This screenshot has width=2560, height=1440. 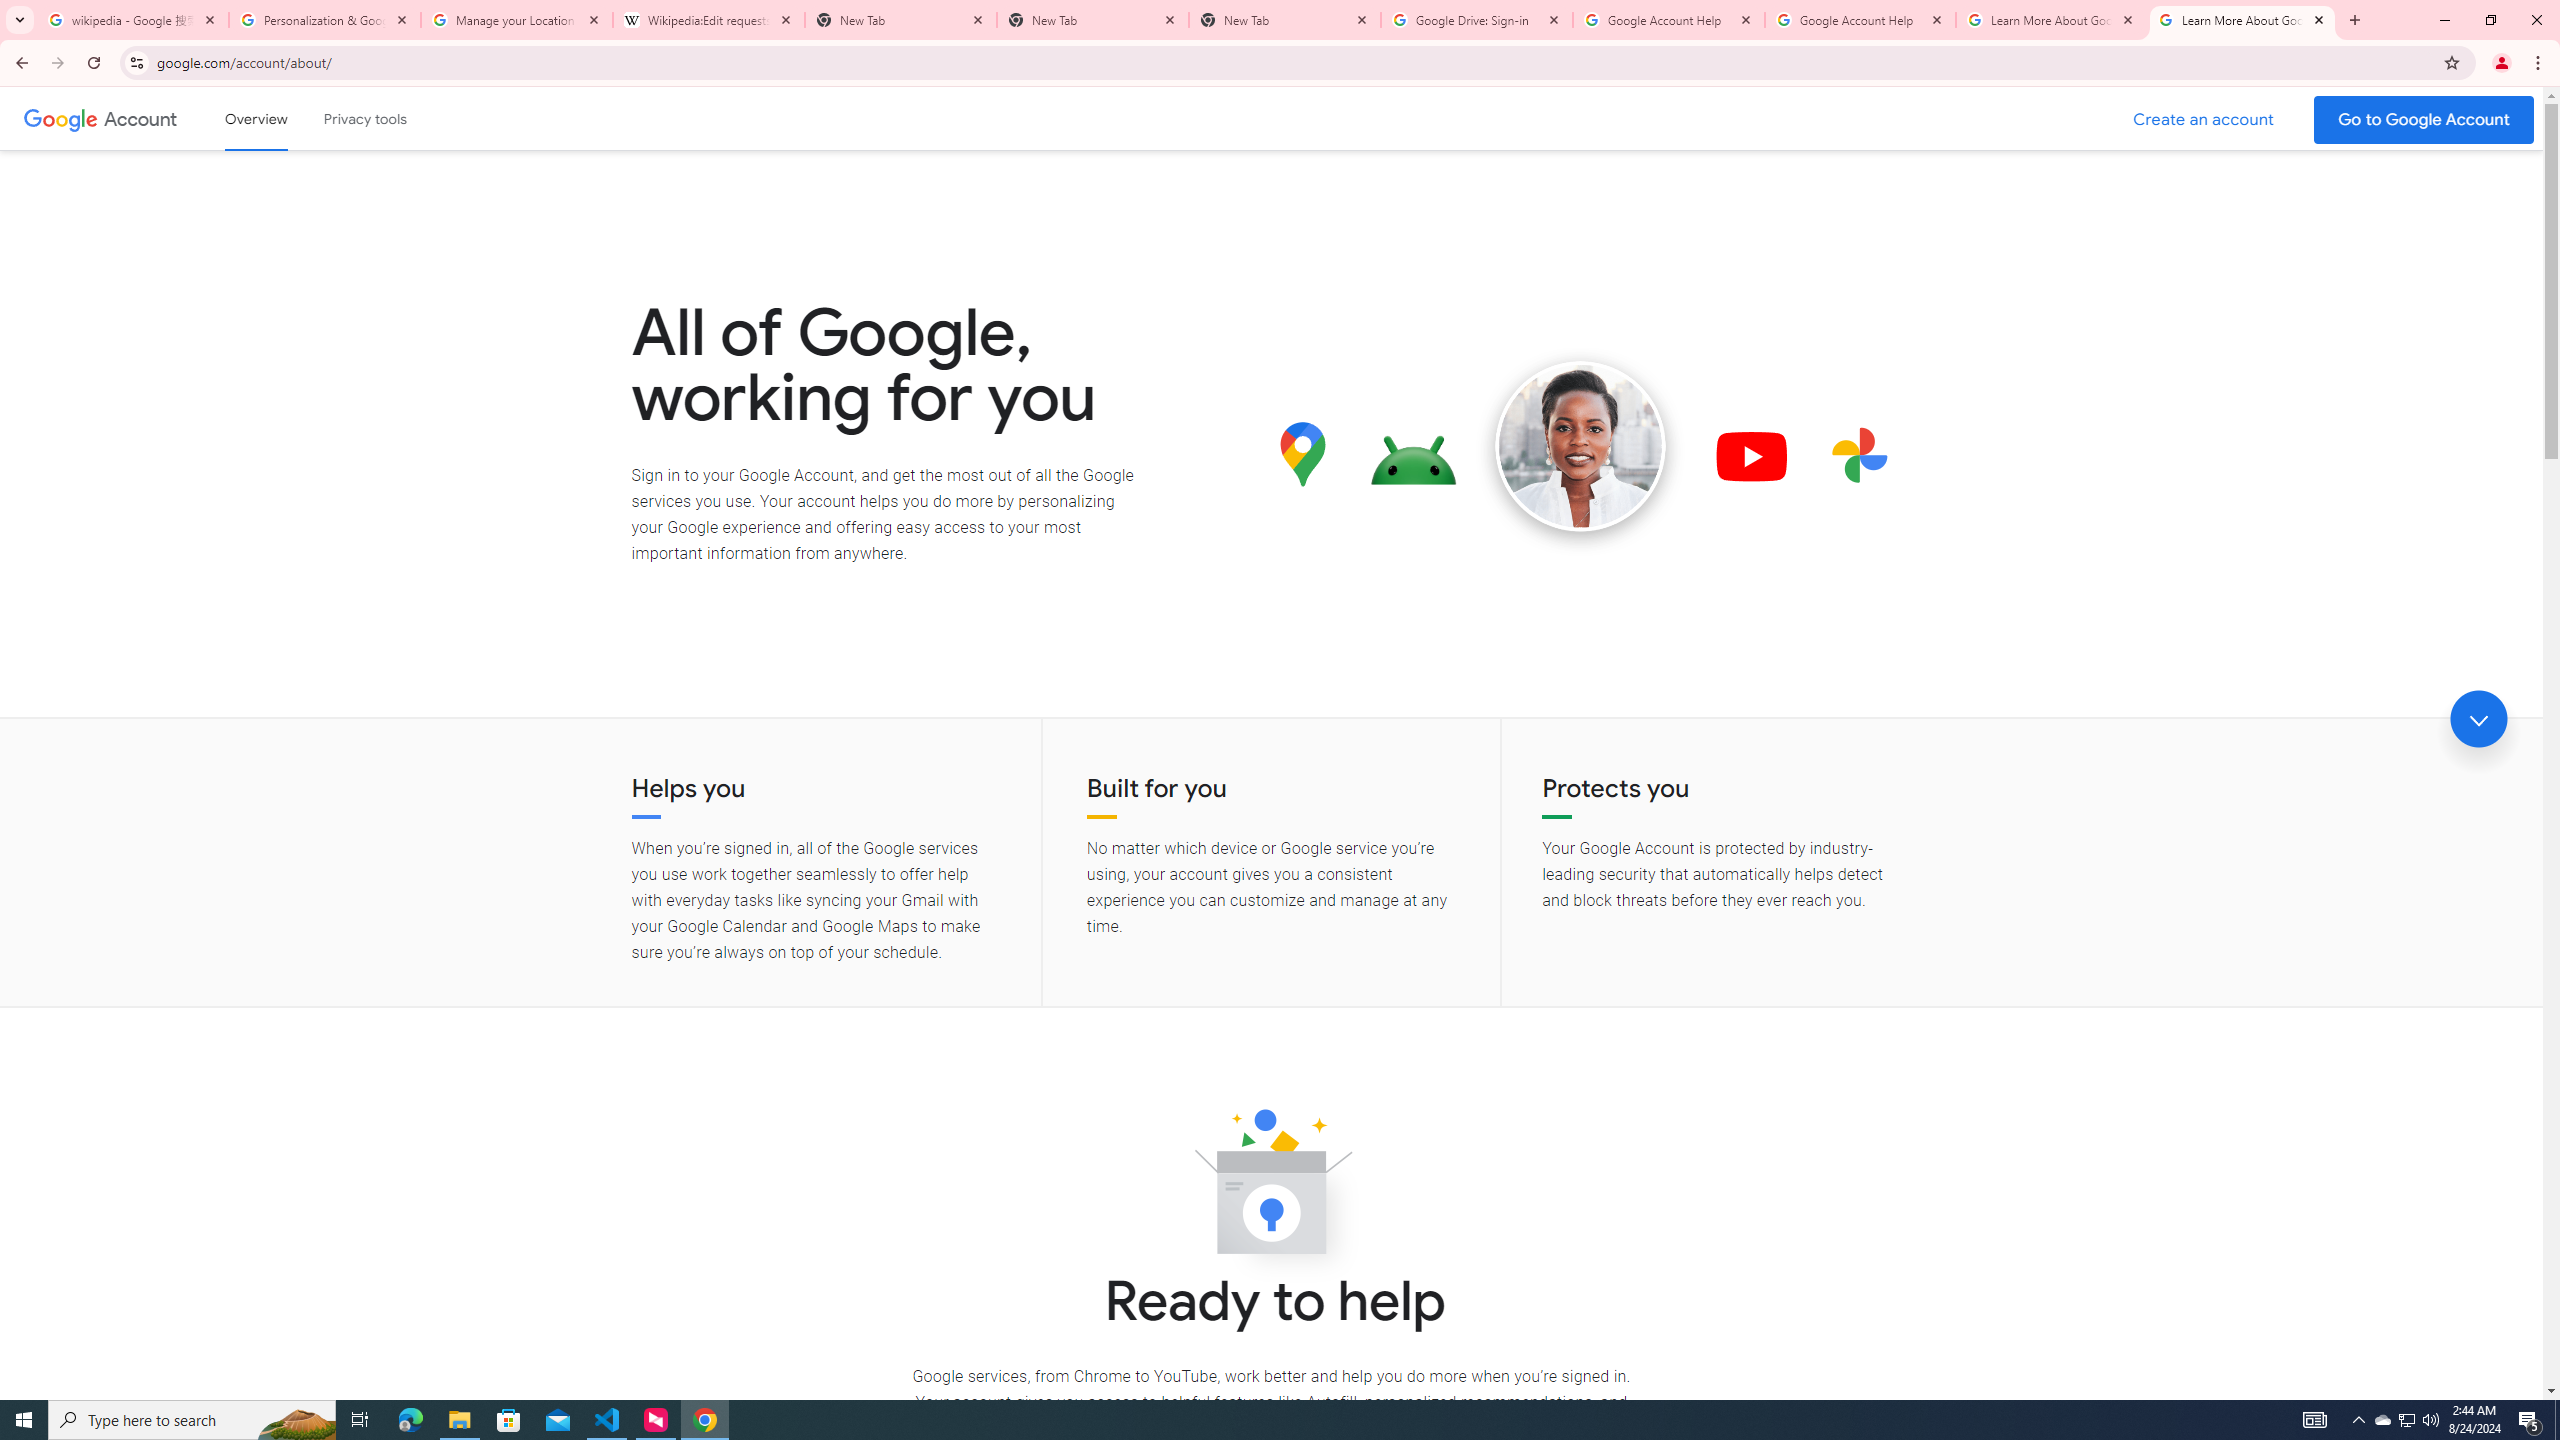 I want to click on 'Go to your Google Account', so click(x=2424, y=119).